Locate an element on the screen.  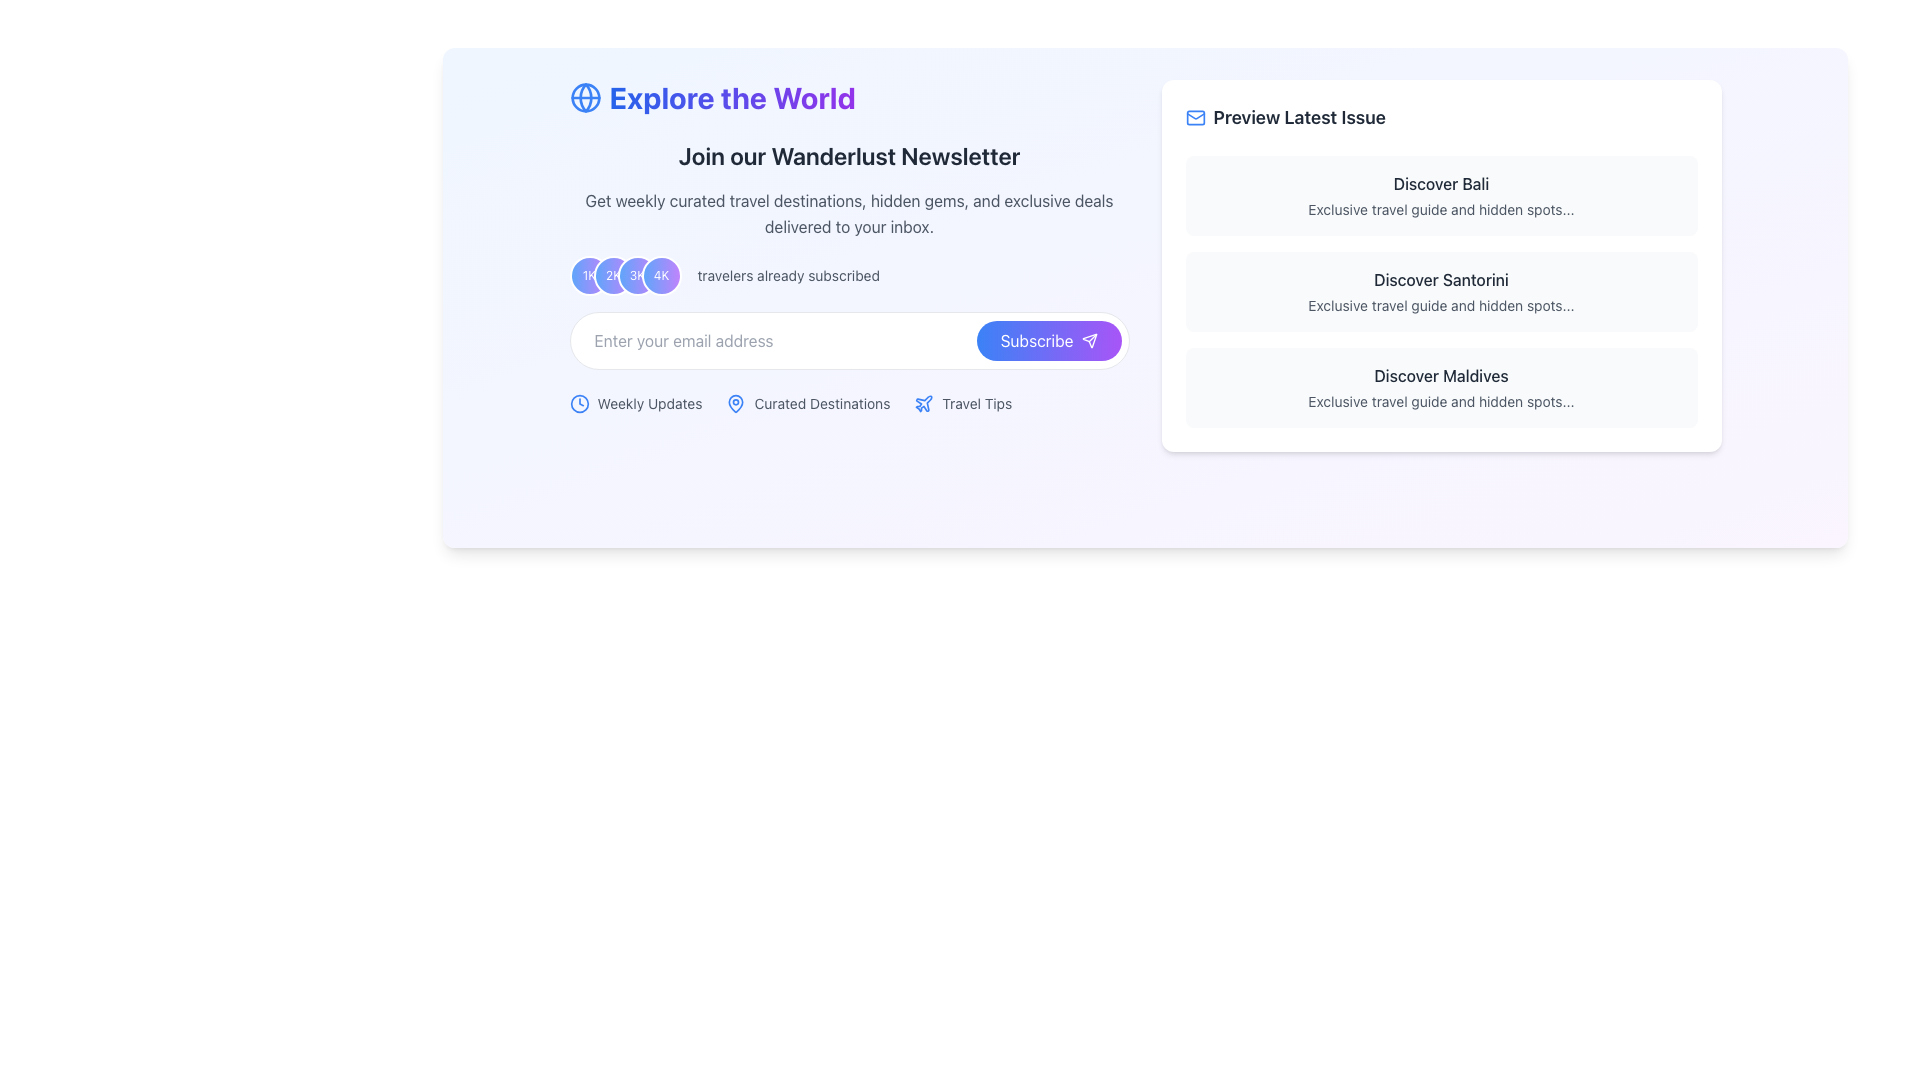
the static text content that provides a brief description under the title 'Discover Bali' in the clickable card interface of the 'Preview Latest Issue' section is located at coordinates (1441, 209).